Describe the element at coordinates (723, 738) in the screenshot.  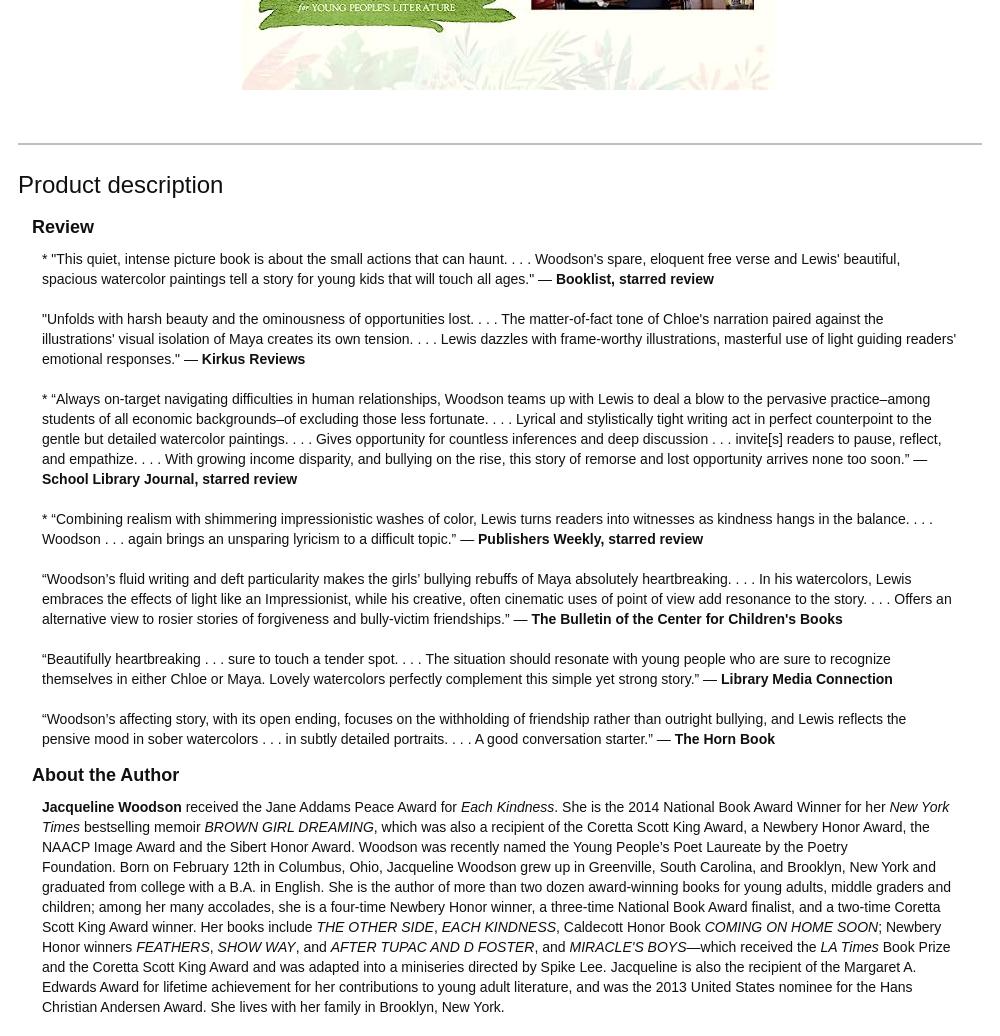
I see `'The Horn Book'` at that location.